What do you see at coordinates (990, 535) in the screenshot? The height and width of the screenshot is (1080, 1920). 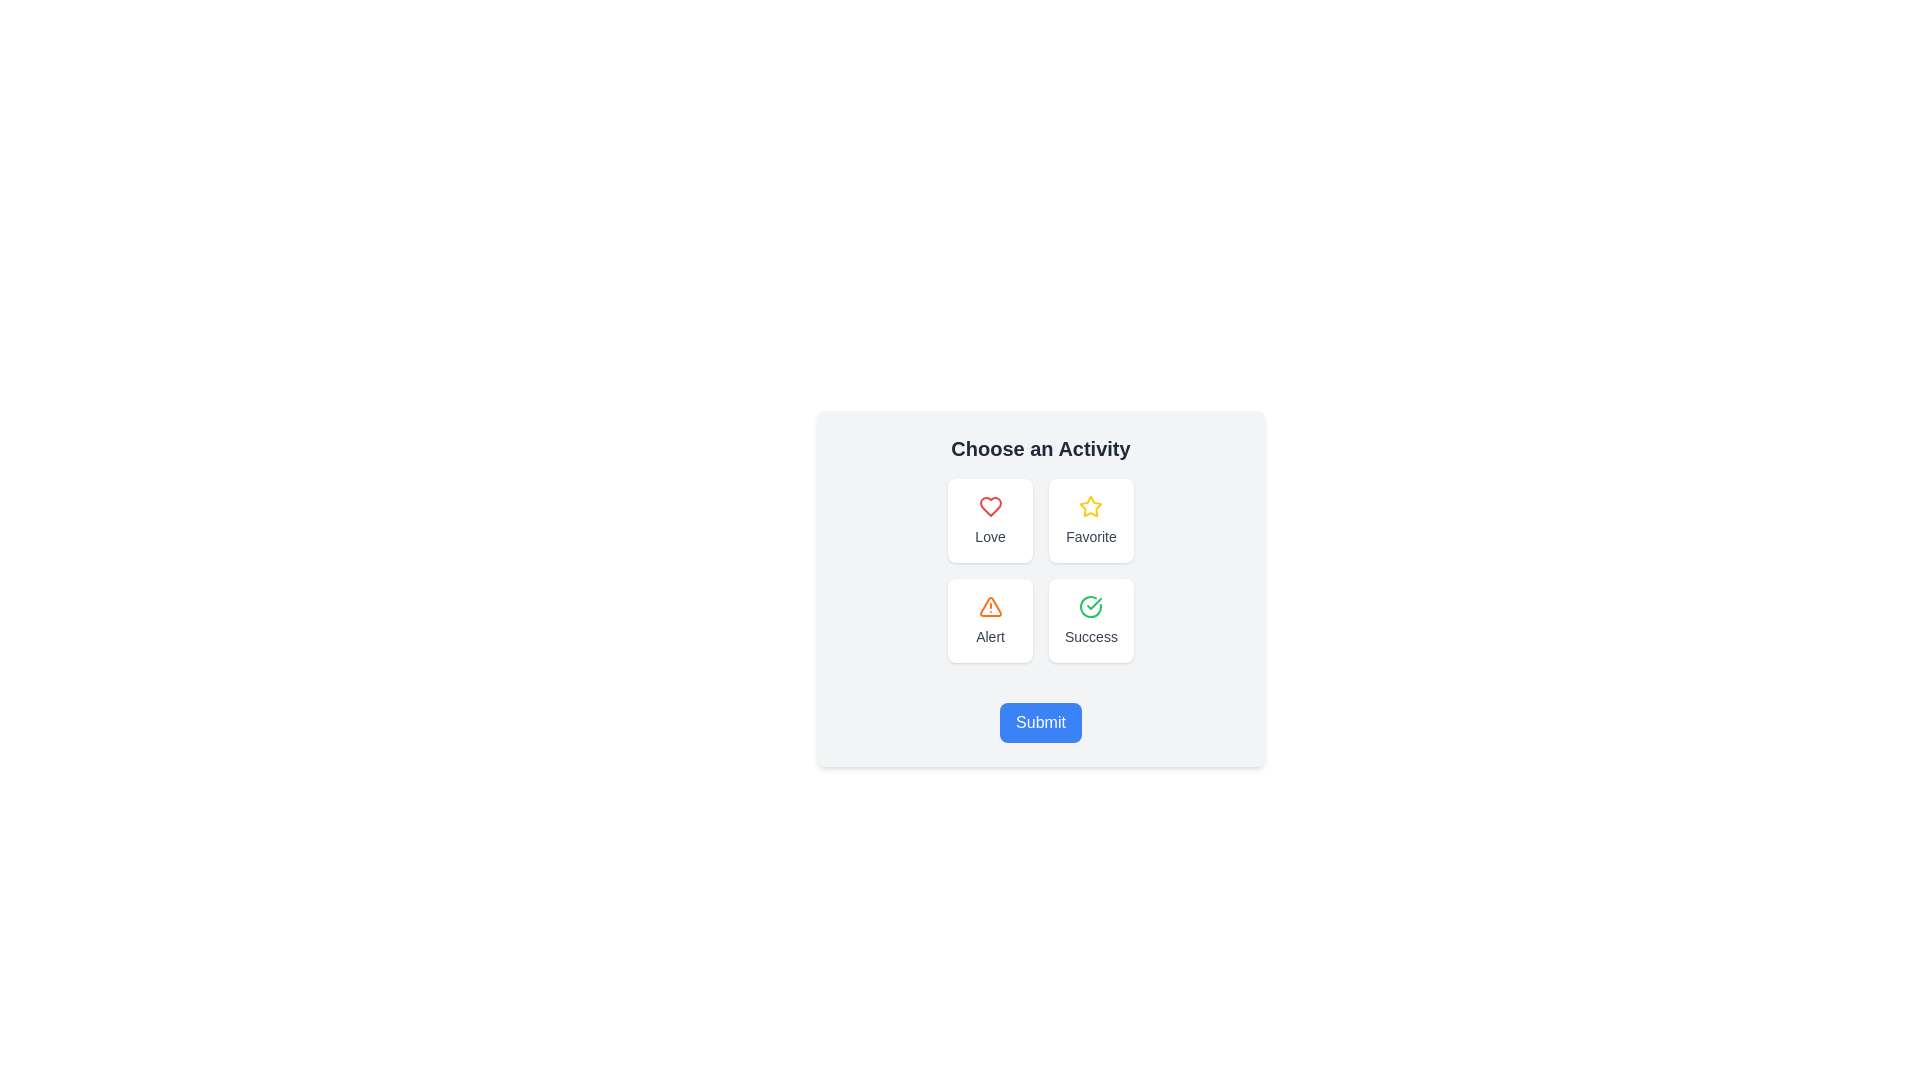 I see `the text label that reads 'Love', which is styled in gray and positioned below the red heart icon in the 'Love' activity section` at bounding box center [990, 535].